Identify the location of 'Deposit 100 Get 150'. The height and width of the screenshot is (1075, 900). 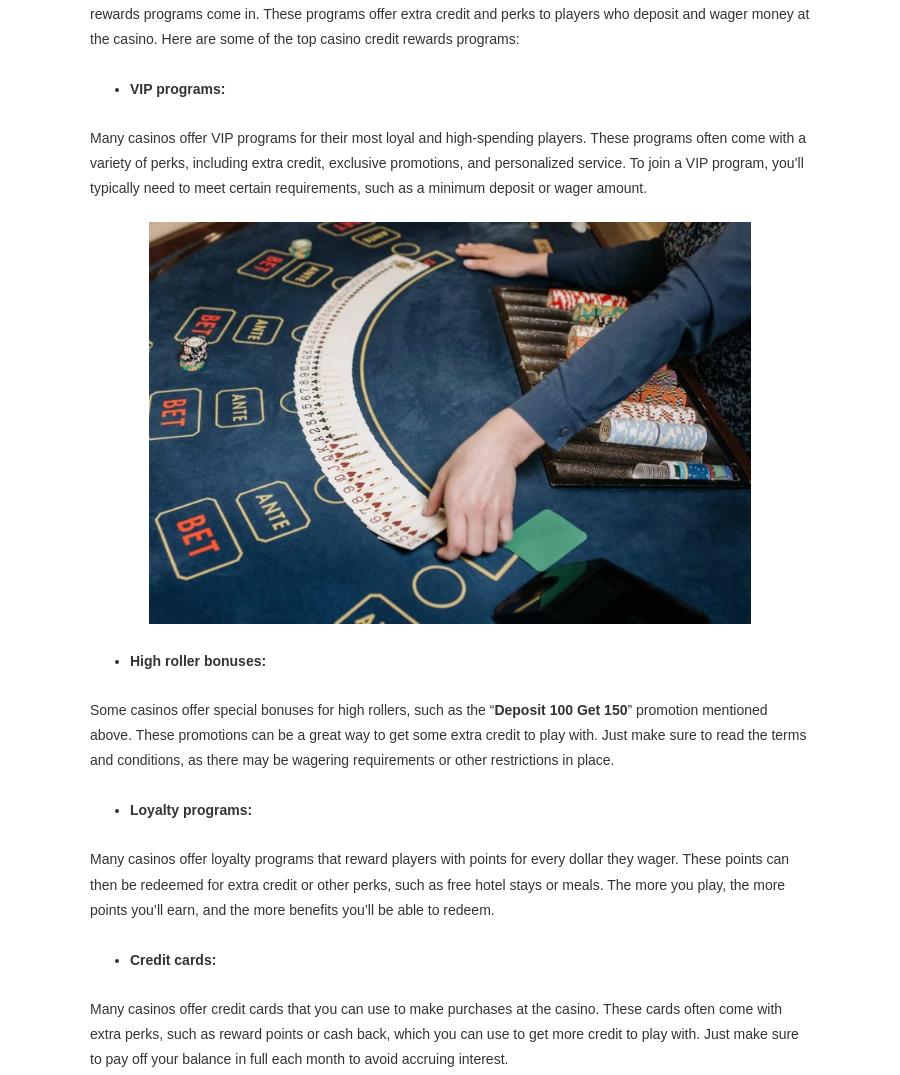
(559, 707).